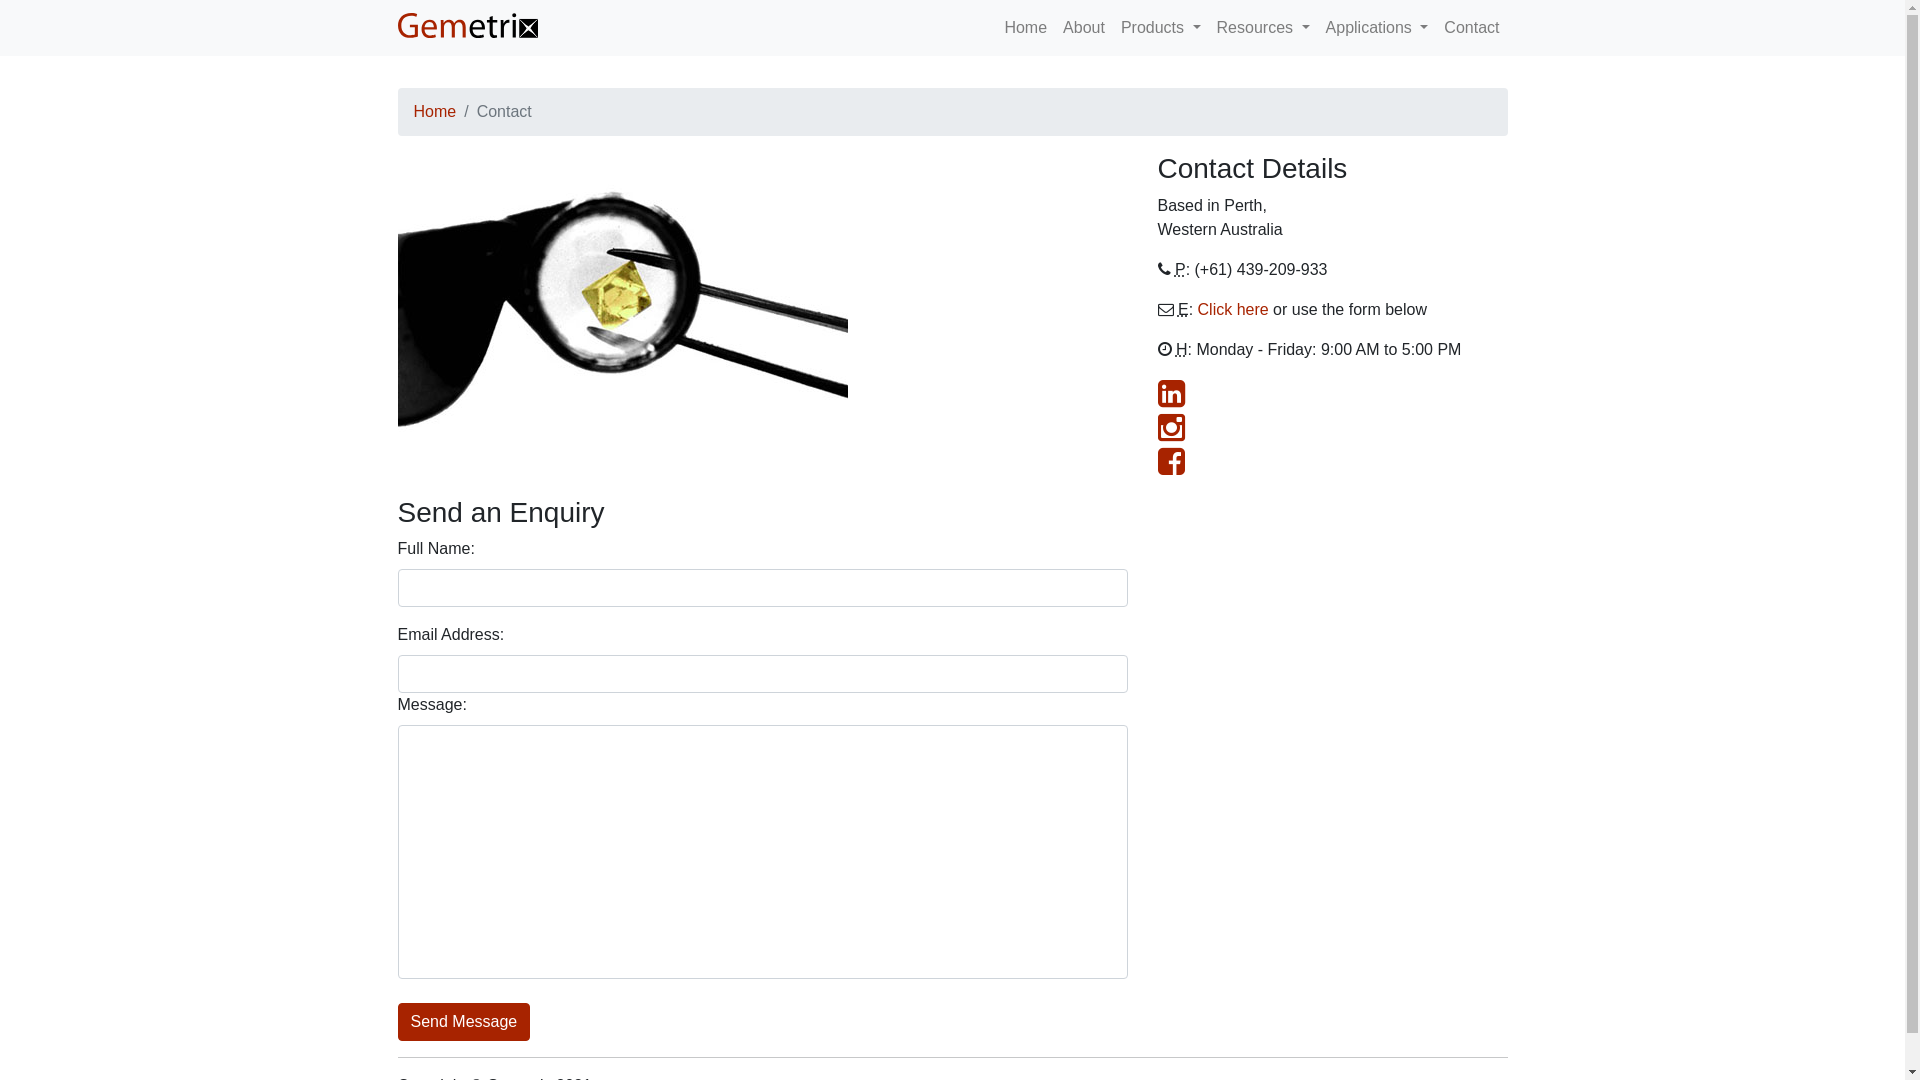  I want to click on 'Products', so click(1112, 27).